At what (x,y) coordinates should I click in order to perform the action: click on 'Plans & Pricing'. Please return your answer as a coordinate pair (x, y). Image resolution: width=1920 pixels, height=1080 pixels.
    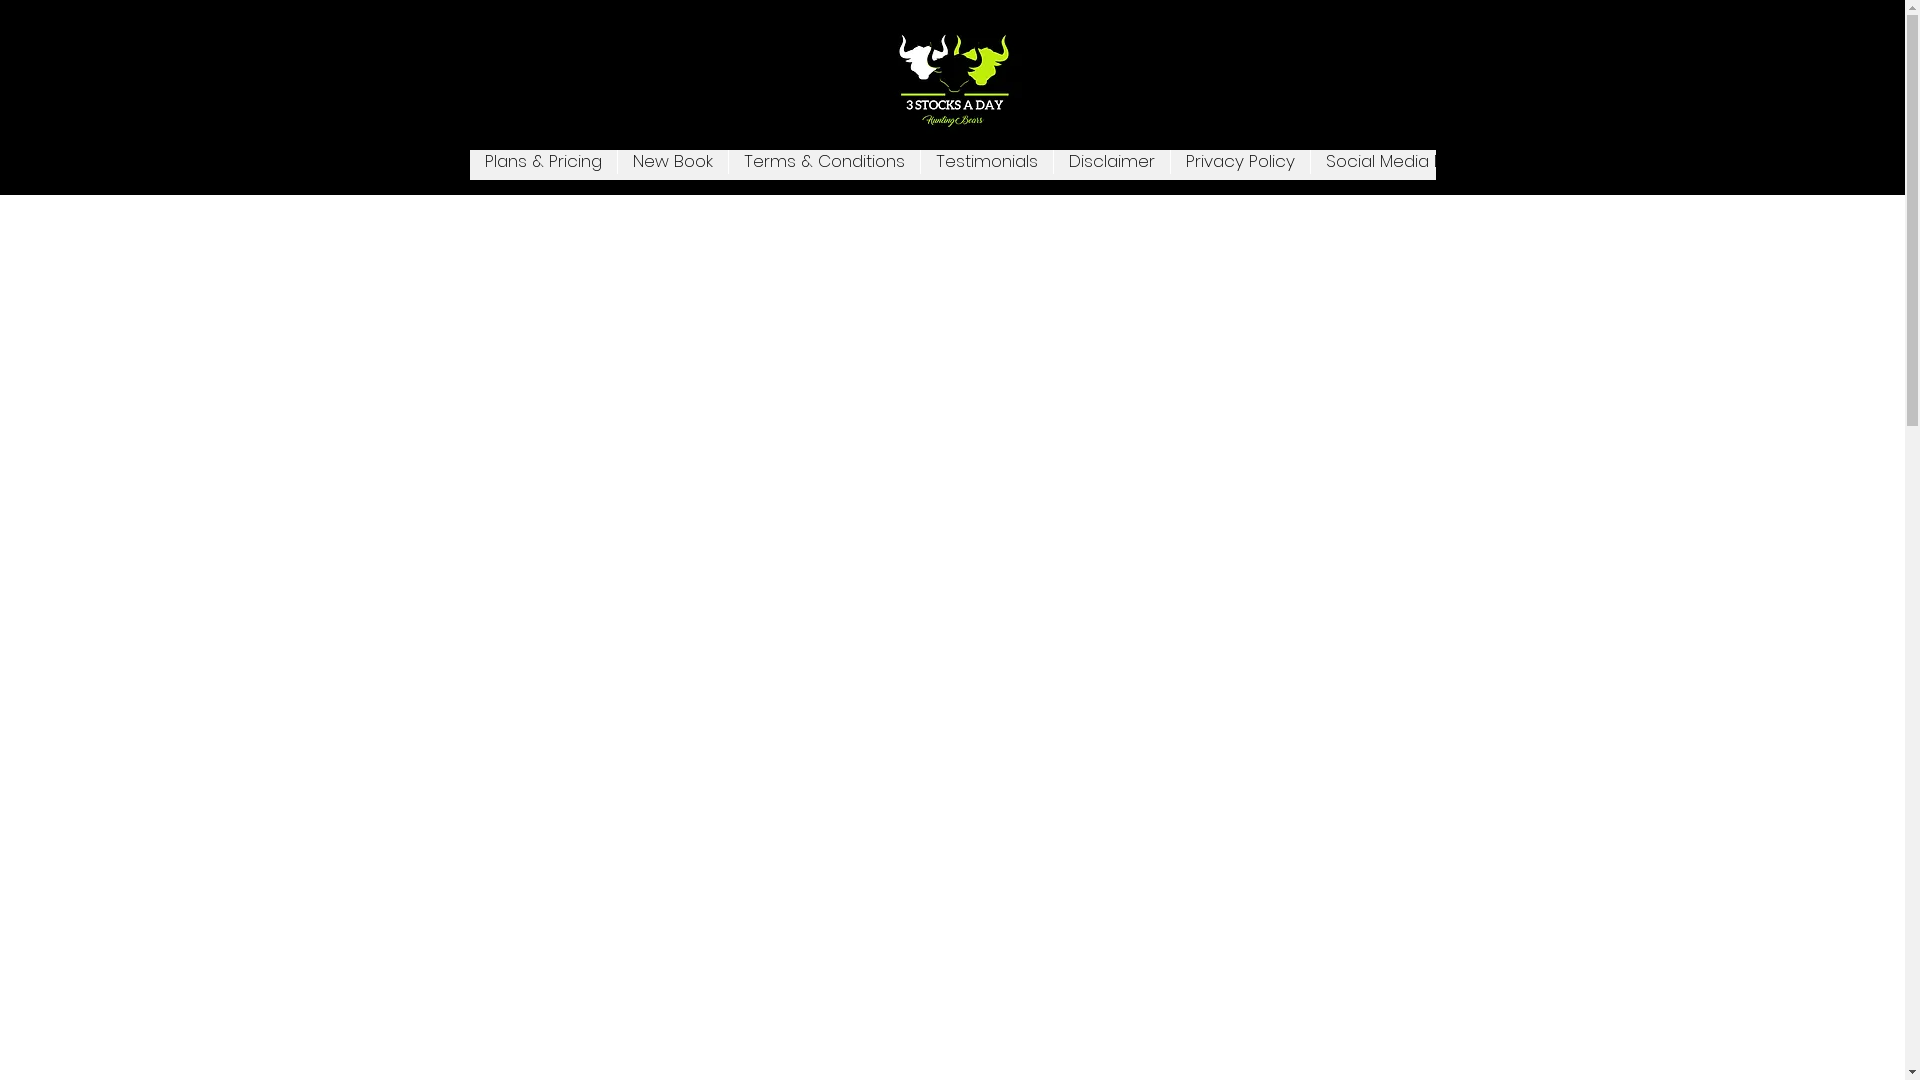
    Looking at the image, I should click on (469, 164).